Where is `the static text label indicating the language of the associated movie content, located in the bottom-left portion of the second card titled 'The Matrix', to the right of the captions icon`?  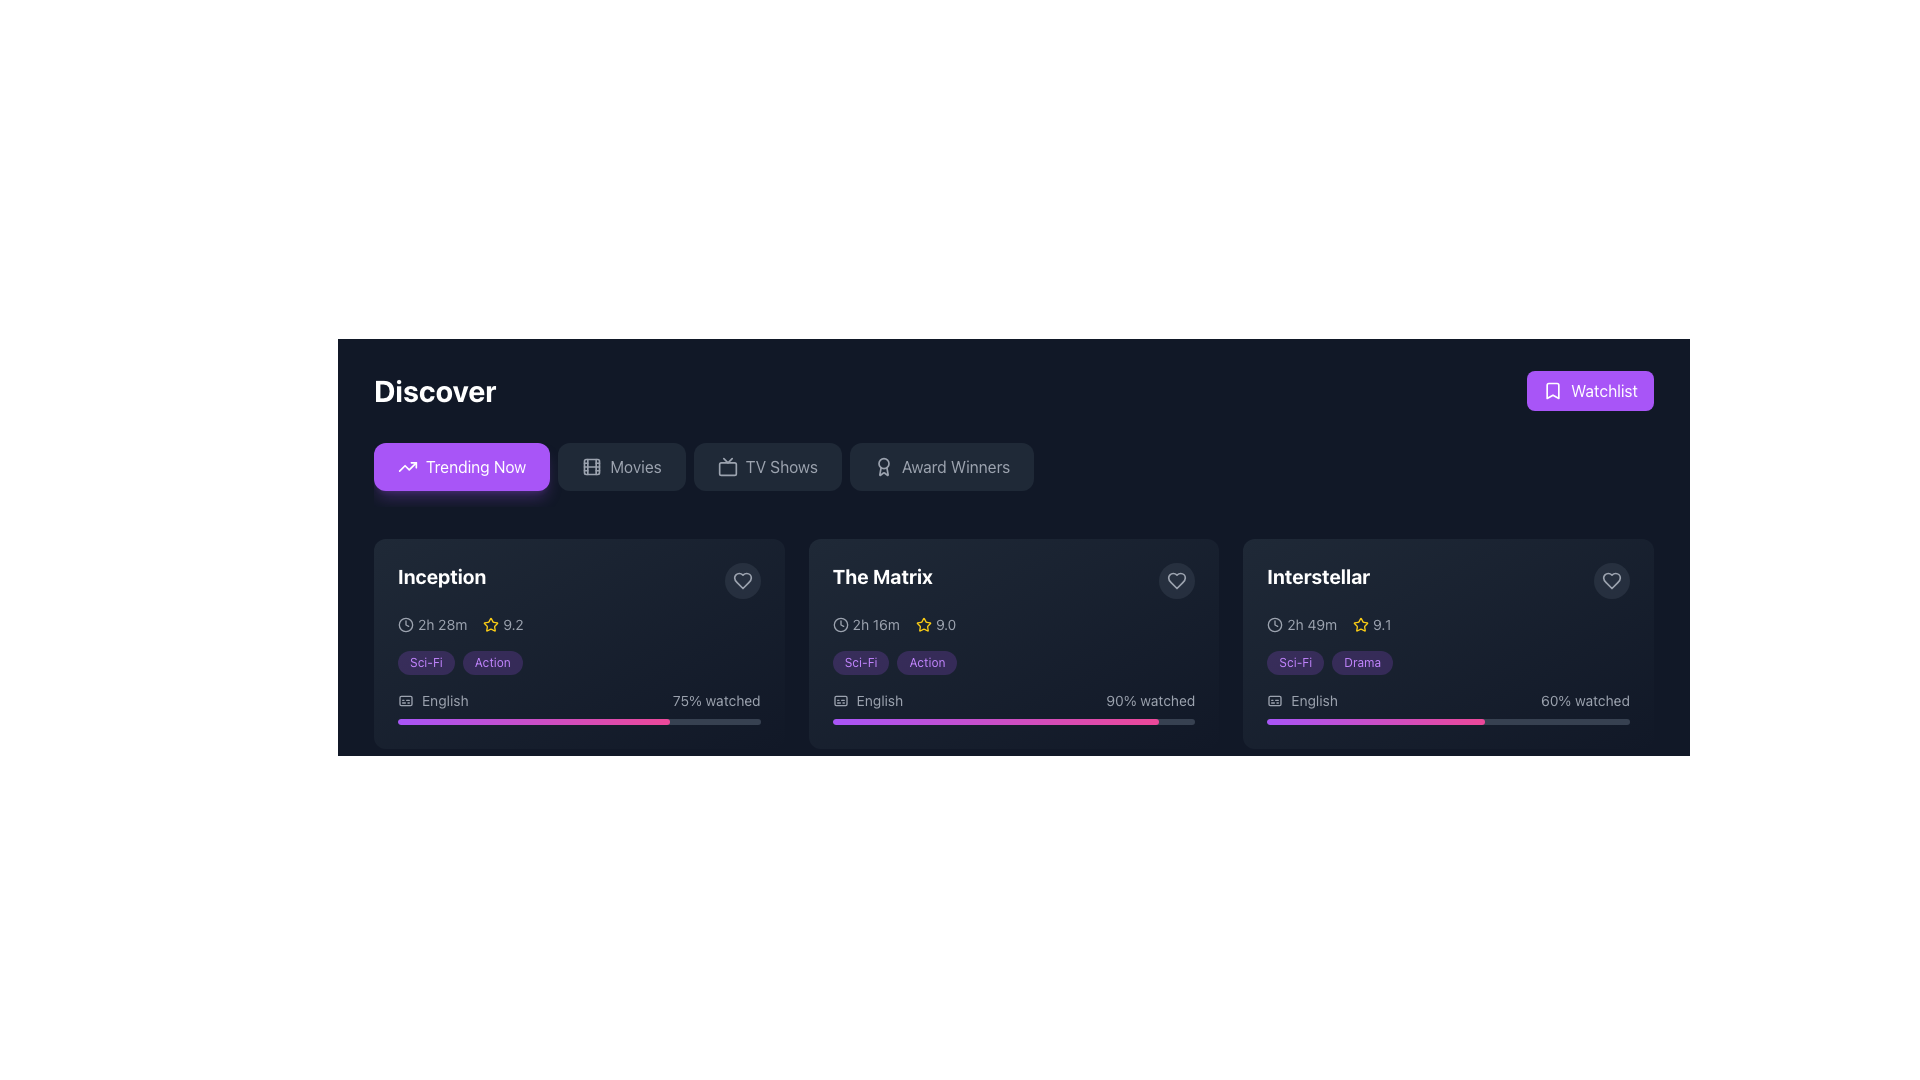 the static text label indicating the language of the associated movie content, located in the bottom-left portion of the second card titled 'The Matrix', to the right of the captions icon is located at coordinates (879, 700).